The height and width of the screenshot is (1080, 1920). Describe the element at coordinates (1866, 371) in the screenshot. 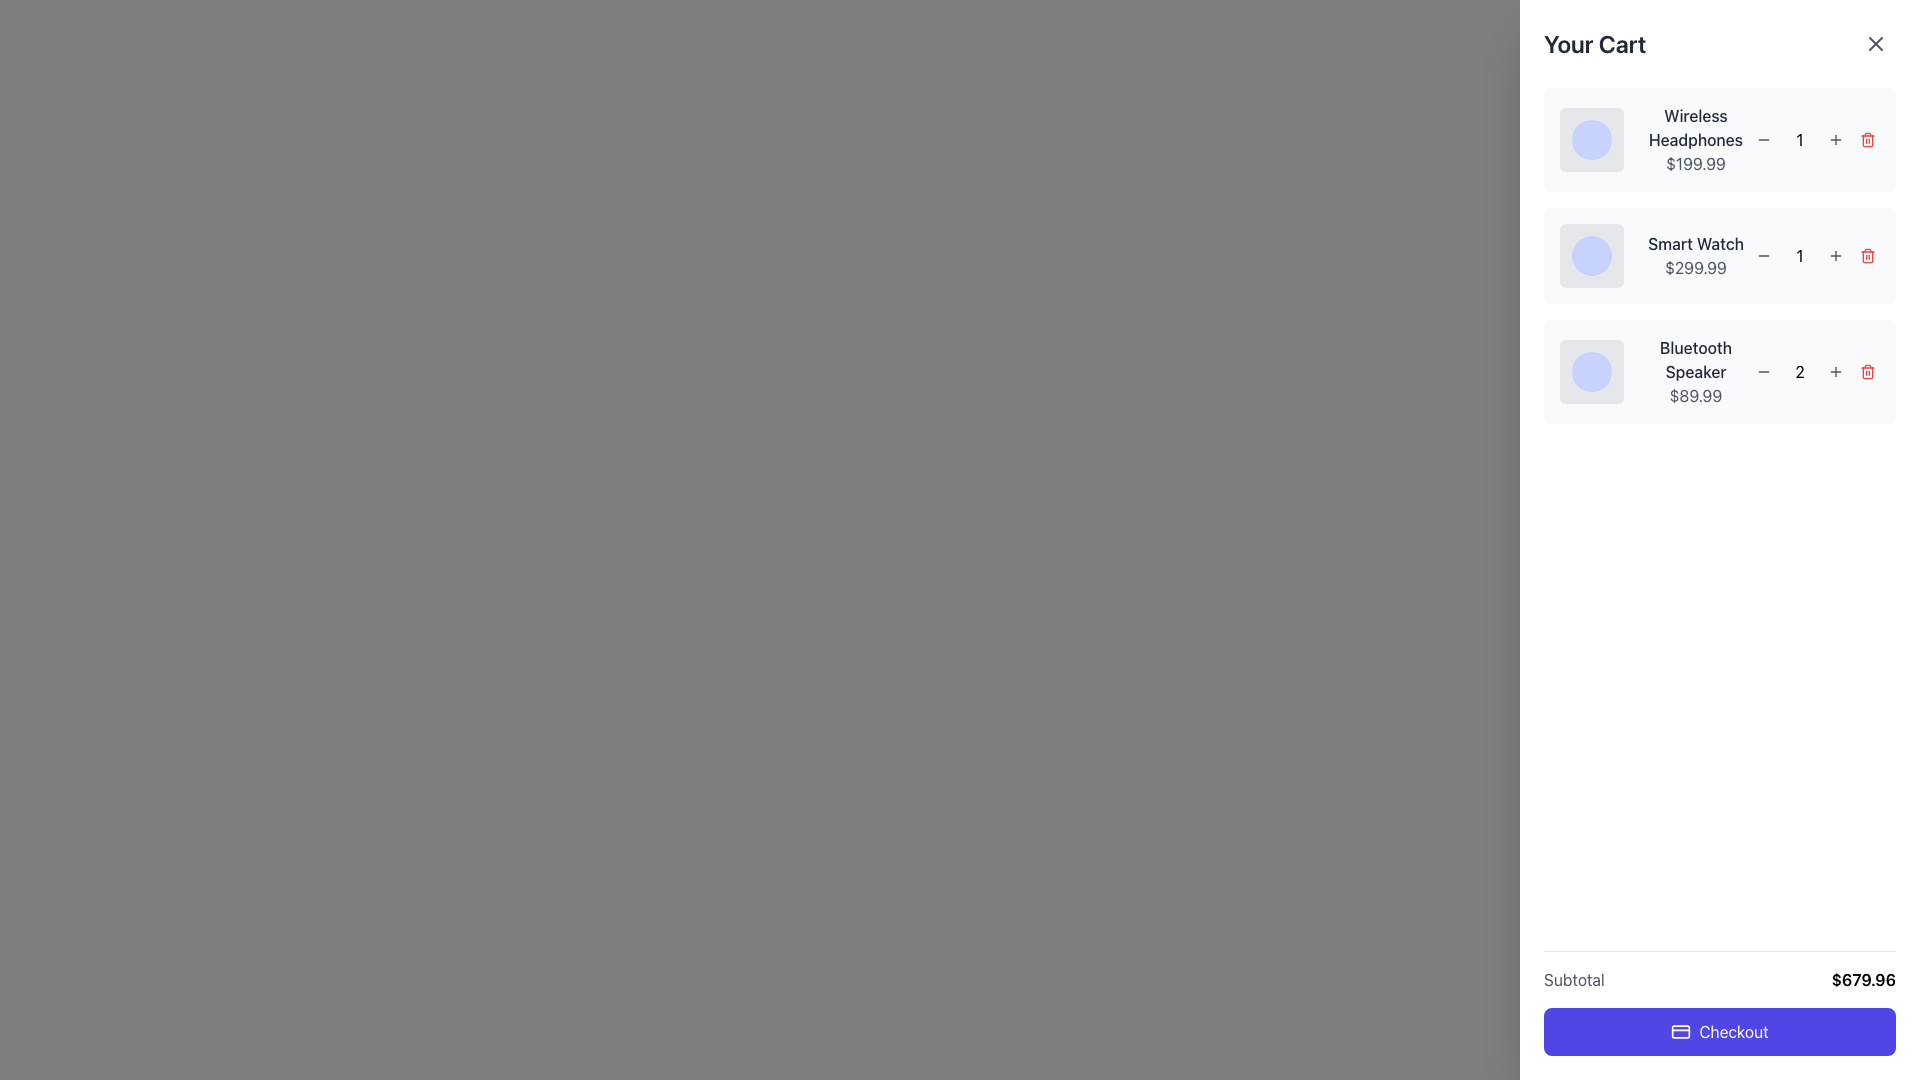

I see `the button at the far right of the row corresponding to the 'Bluetooth Speaker' item in the shopping cart` at that location.